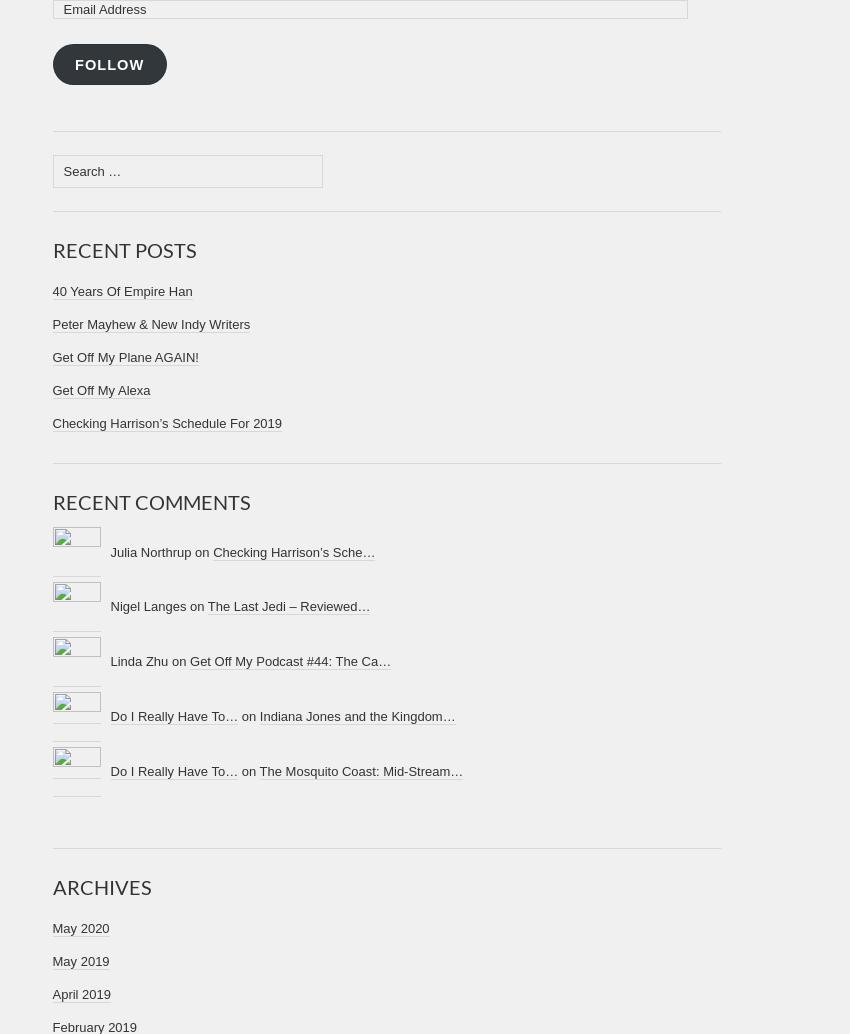  Describe the element at coordinates (108, 660) in the screenshot. I see `'Linda Zhu on'` at that location.